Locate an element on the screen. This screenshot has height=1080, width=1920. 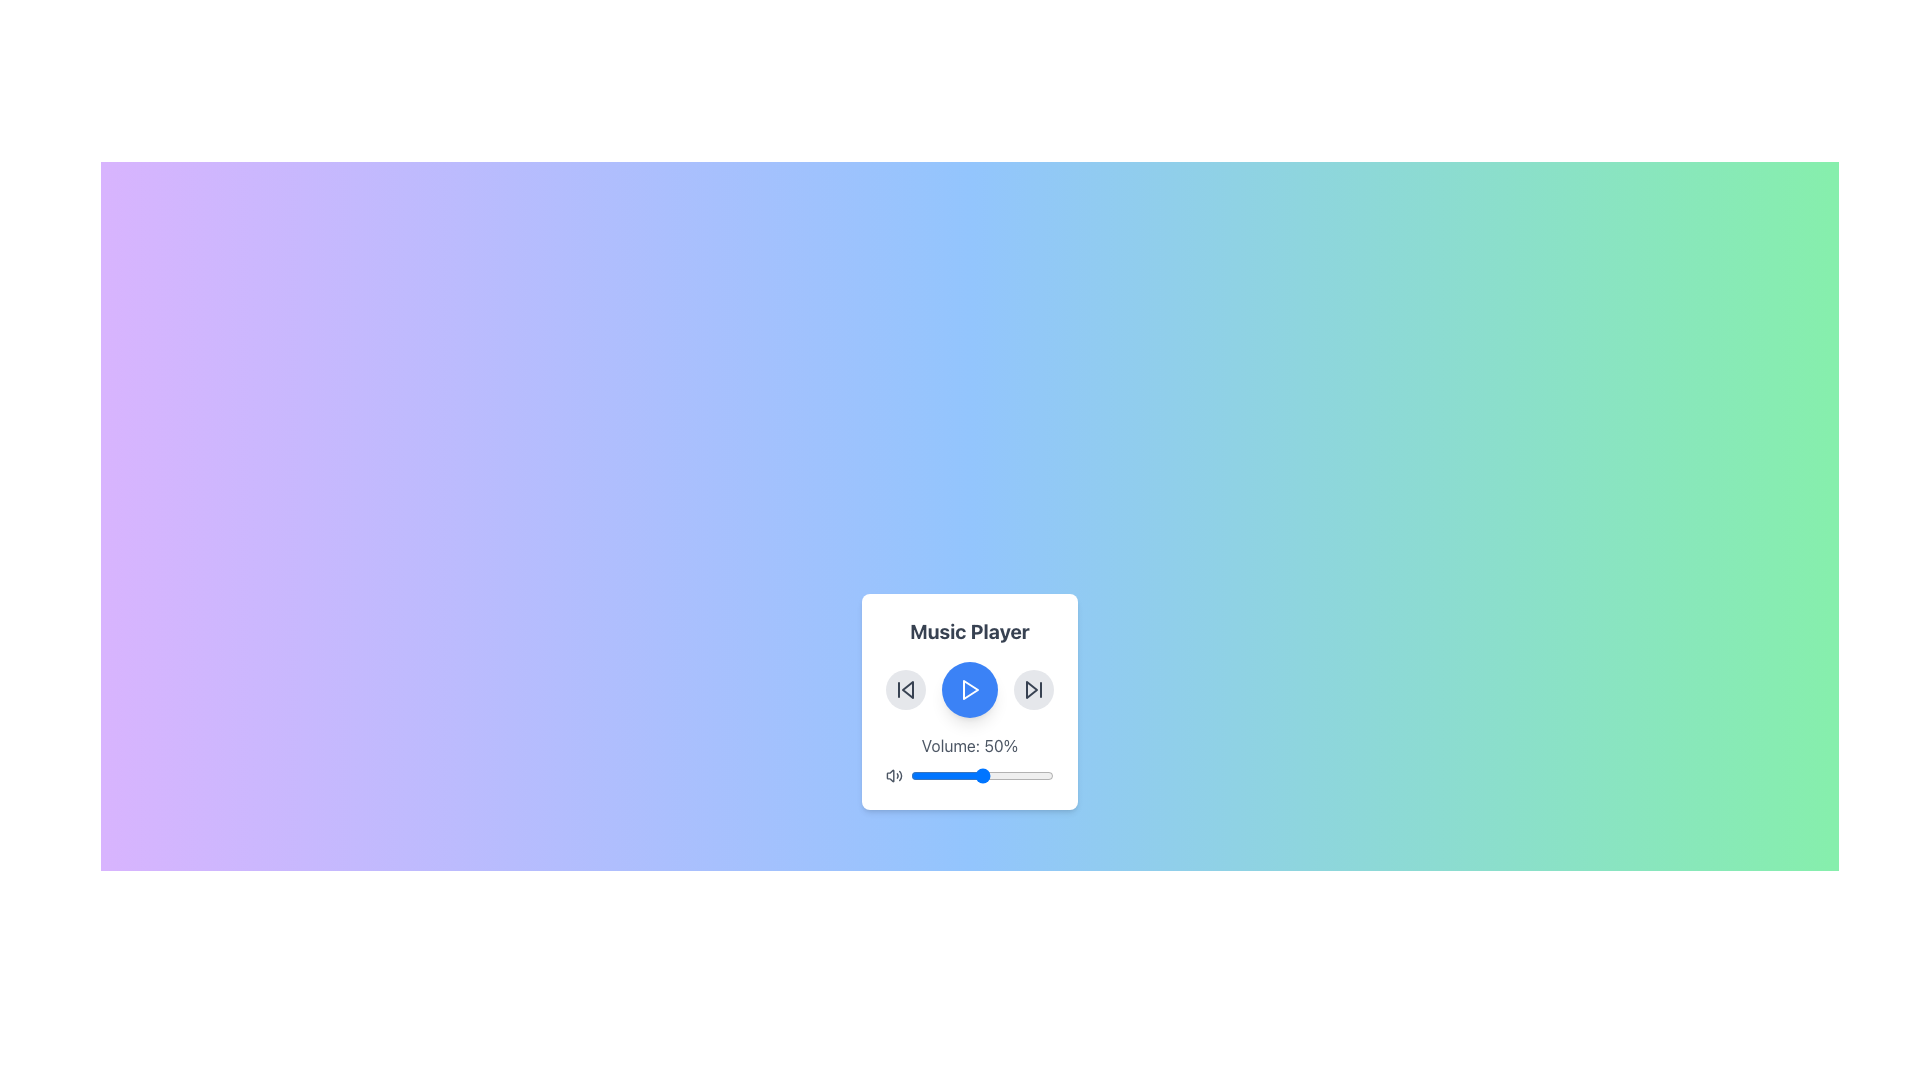
the previous track button, which is the first button from the left in the media controls section is located at coordinates (905, 689).